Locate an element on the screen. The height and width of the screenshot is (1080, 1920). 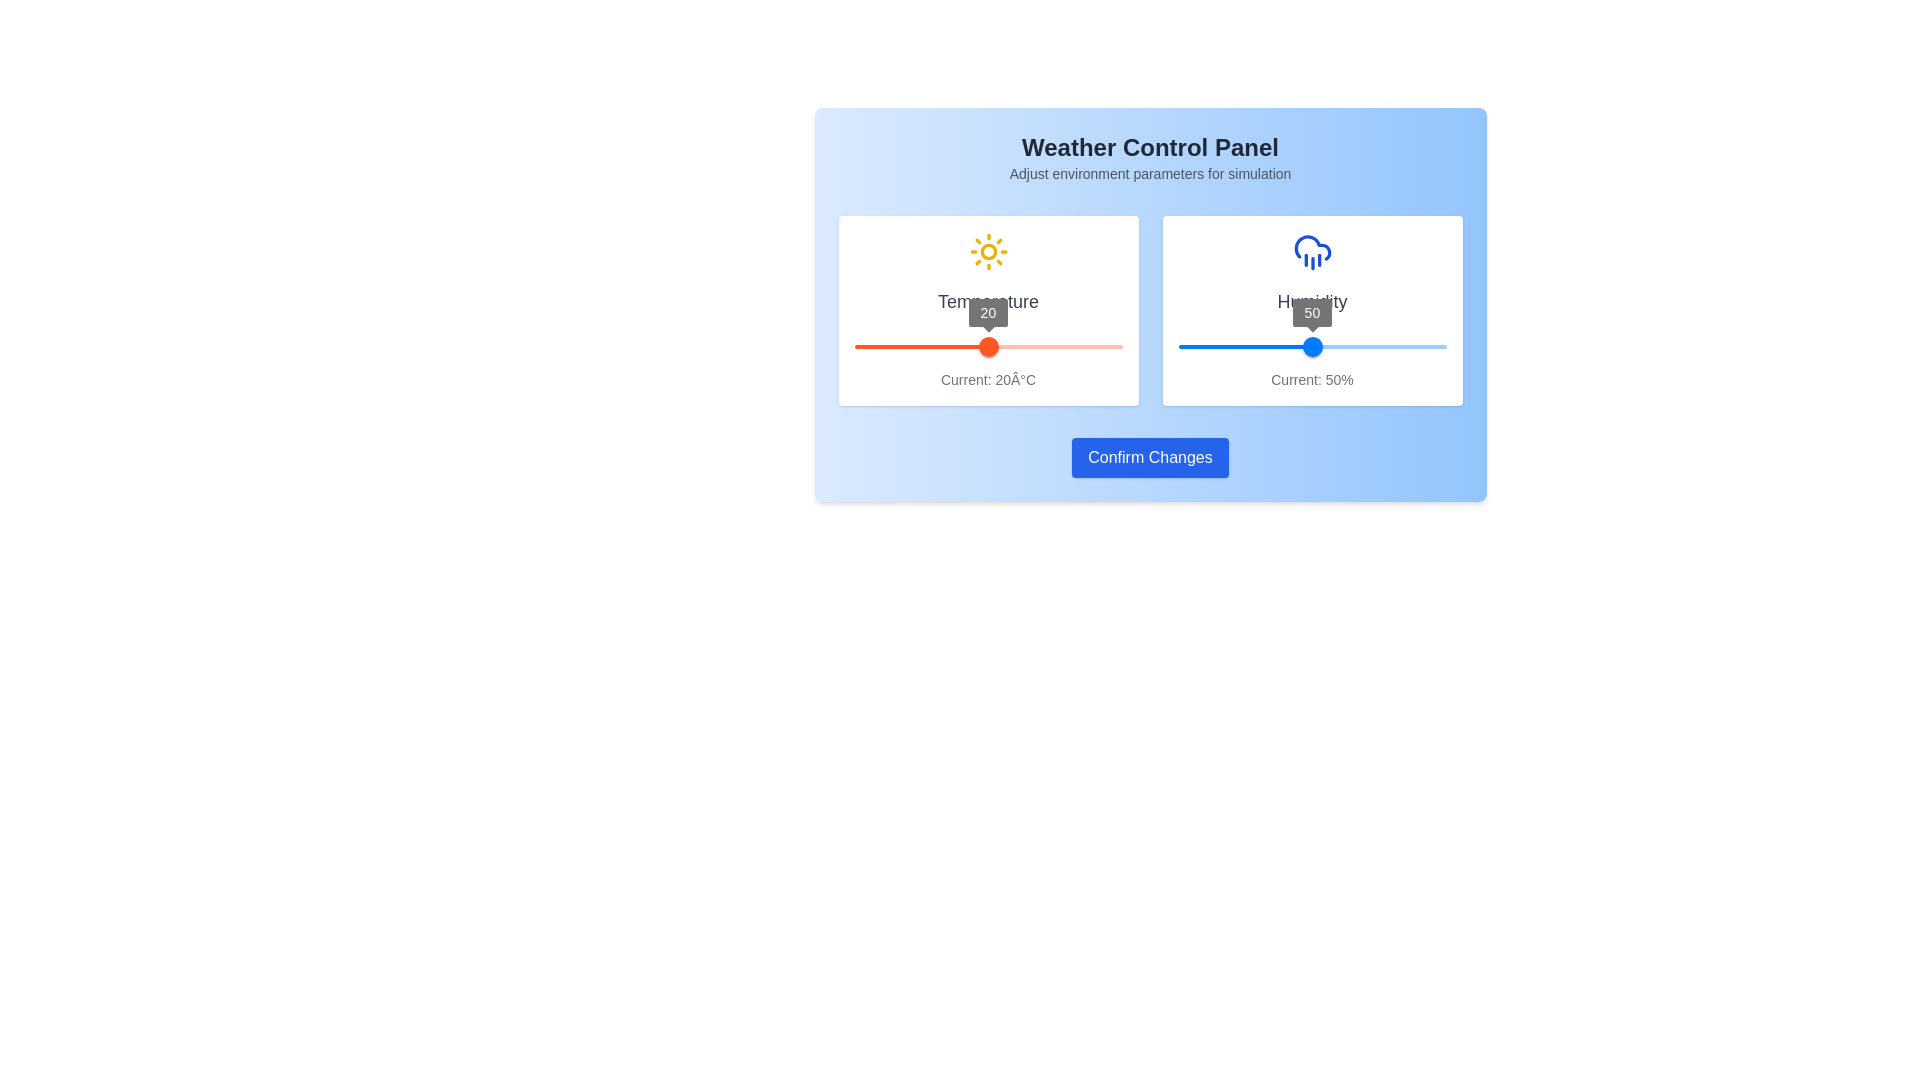
the Value label displaying '50' in white text on a gray background, positioned above the blue slider in the 'Humidity' control card of the 'Weather Control Panel' is located at coordinates (1312, 312).